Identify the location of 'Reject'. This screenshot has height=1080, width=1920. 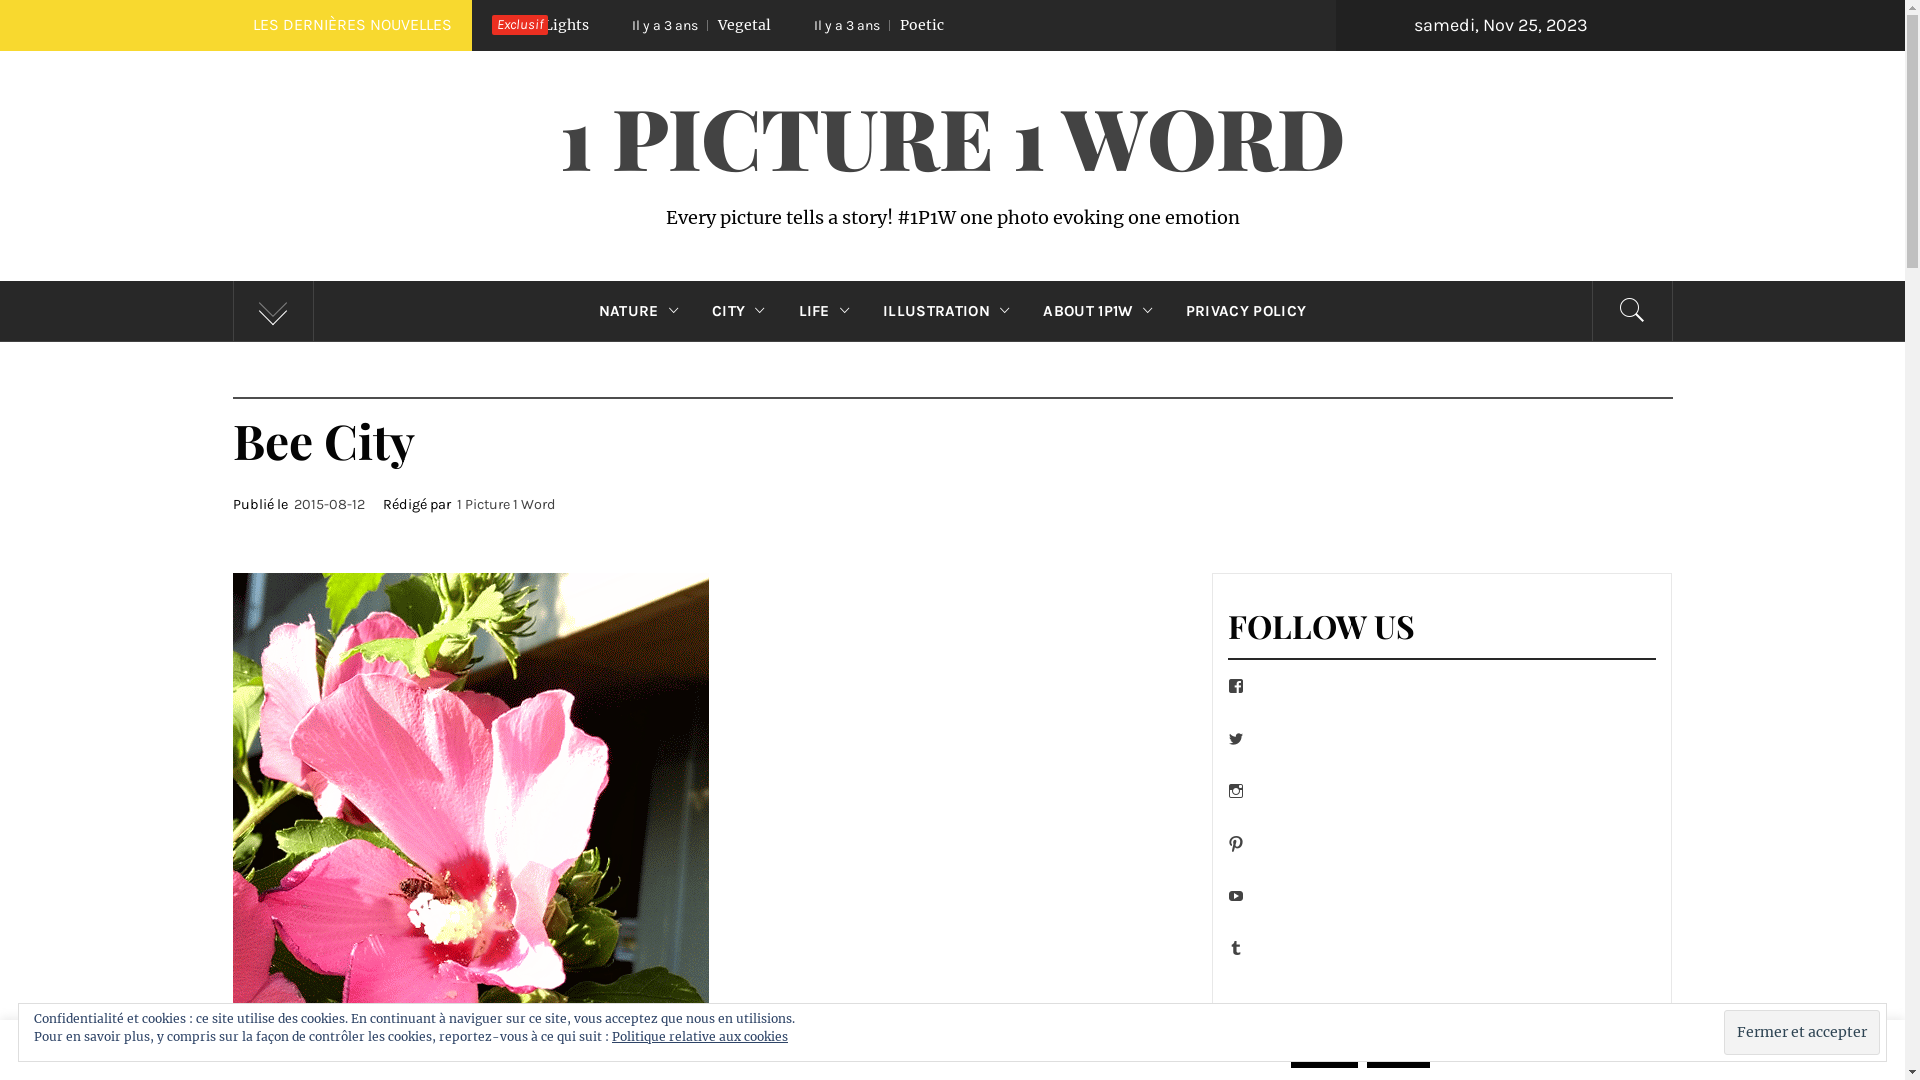
(1396, 1051).